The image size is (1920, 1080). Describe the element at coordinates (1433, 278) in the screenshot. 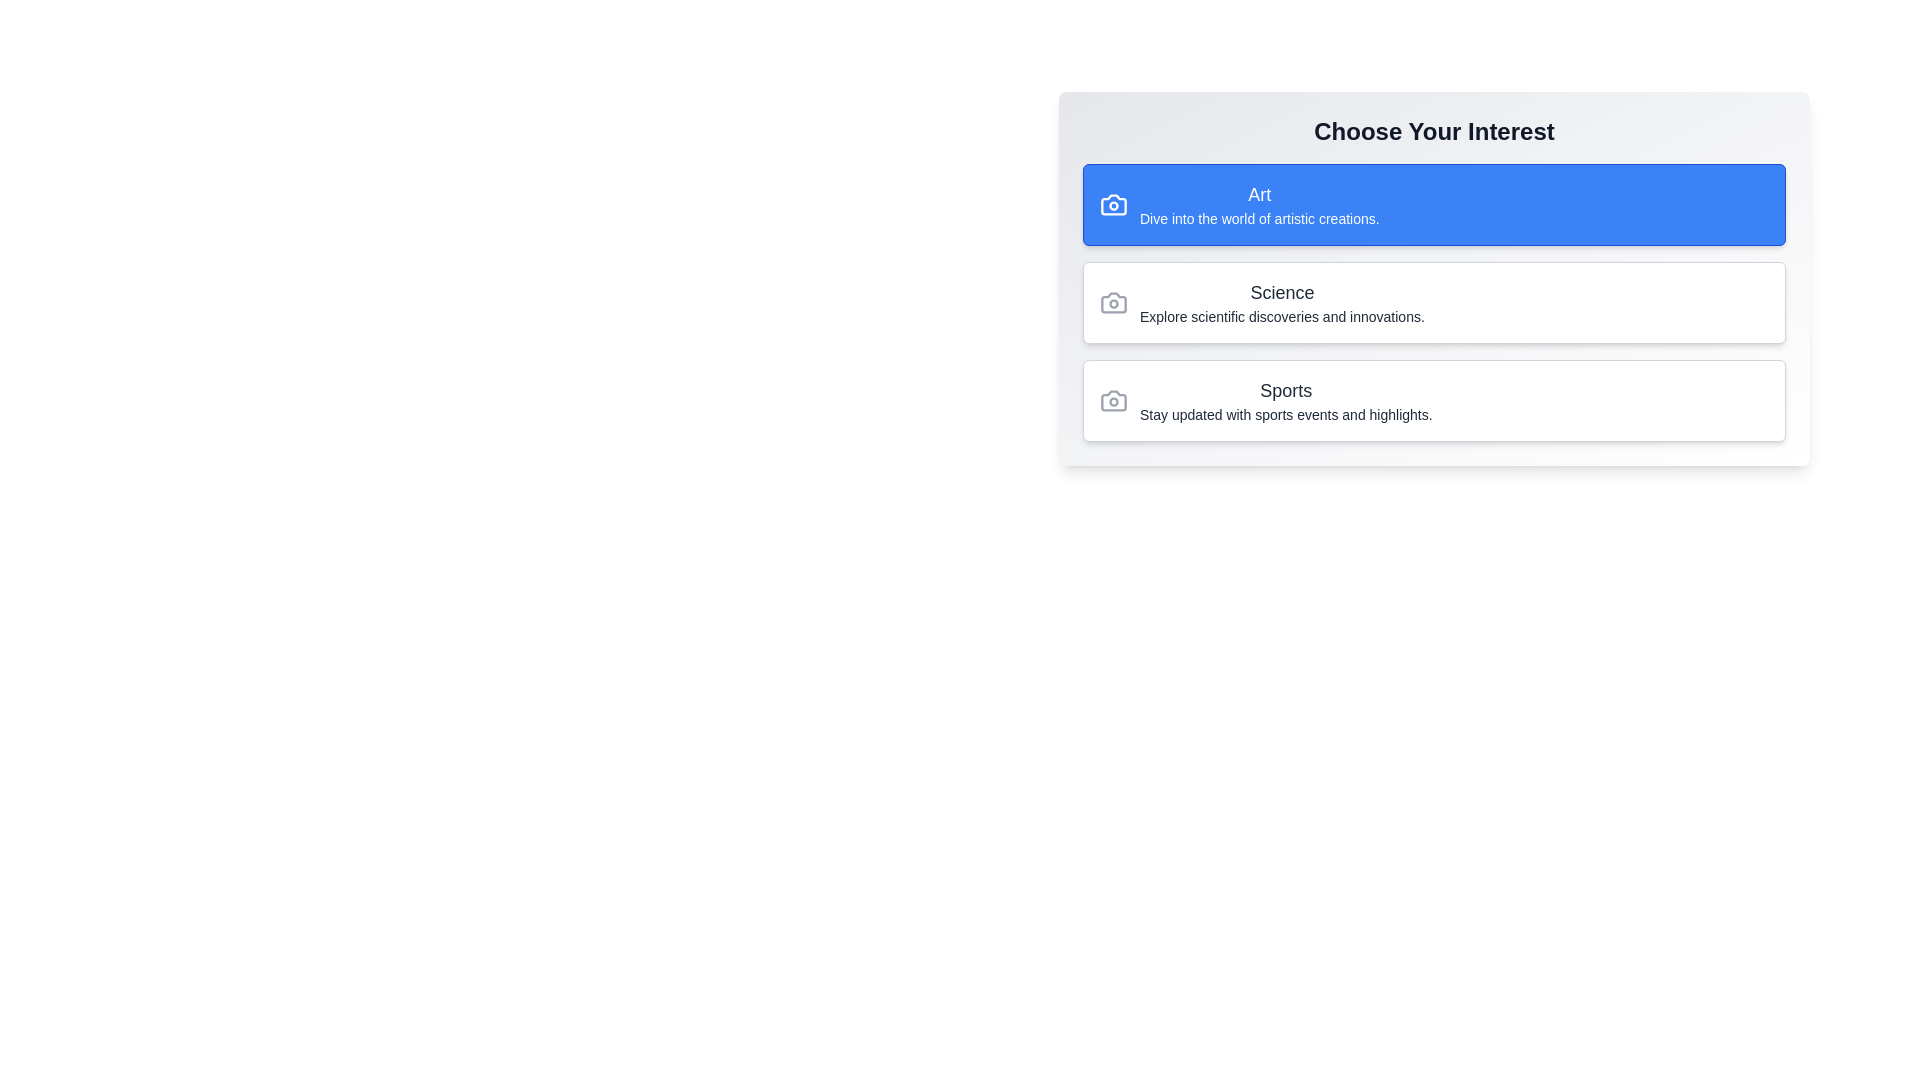

I see `to select the 'Science' option, which is the second item in the list under 'Choose Your Interest', located below the 'Art' section and above the 'Sports' section` at that location.